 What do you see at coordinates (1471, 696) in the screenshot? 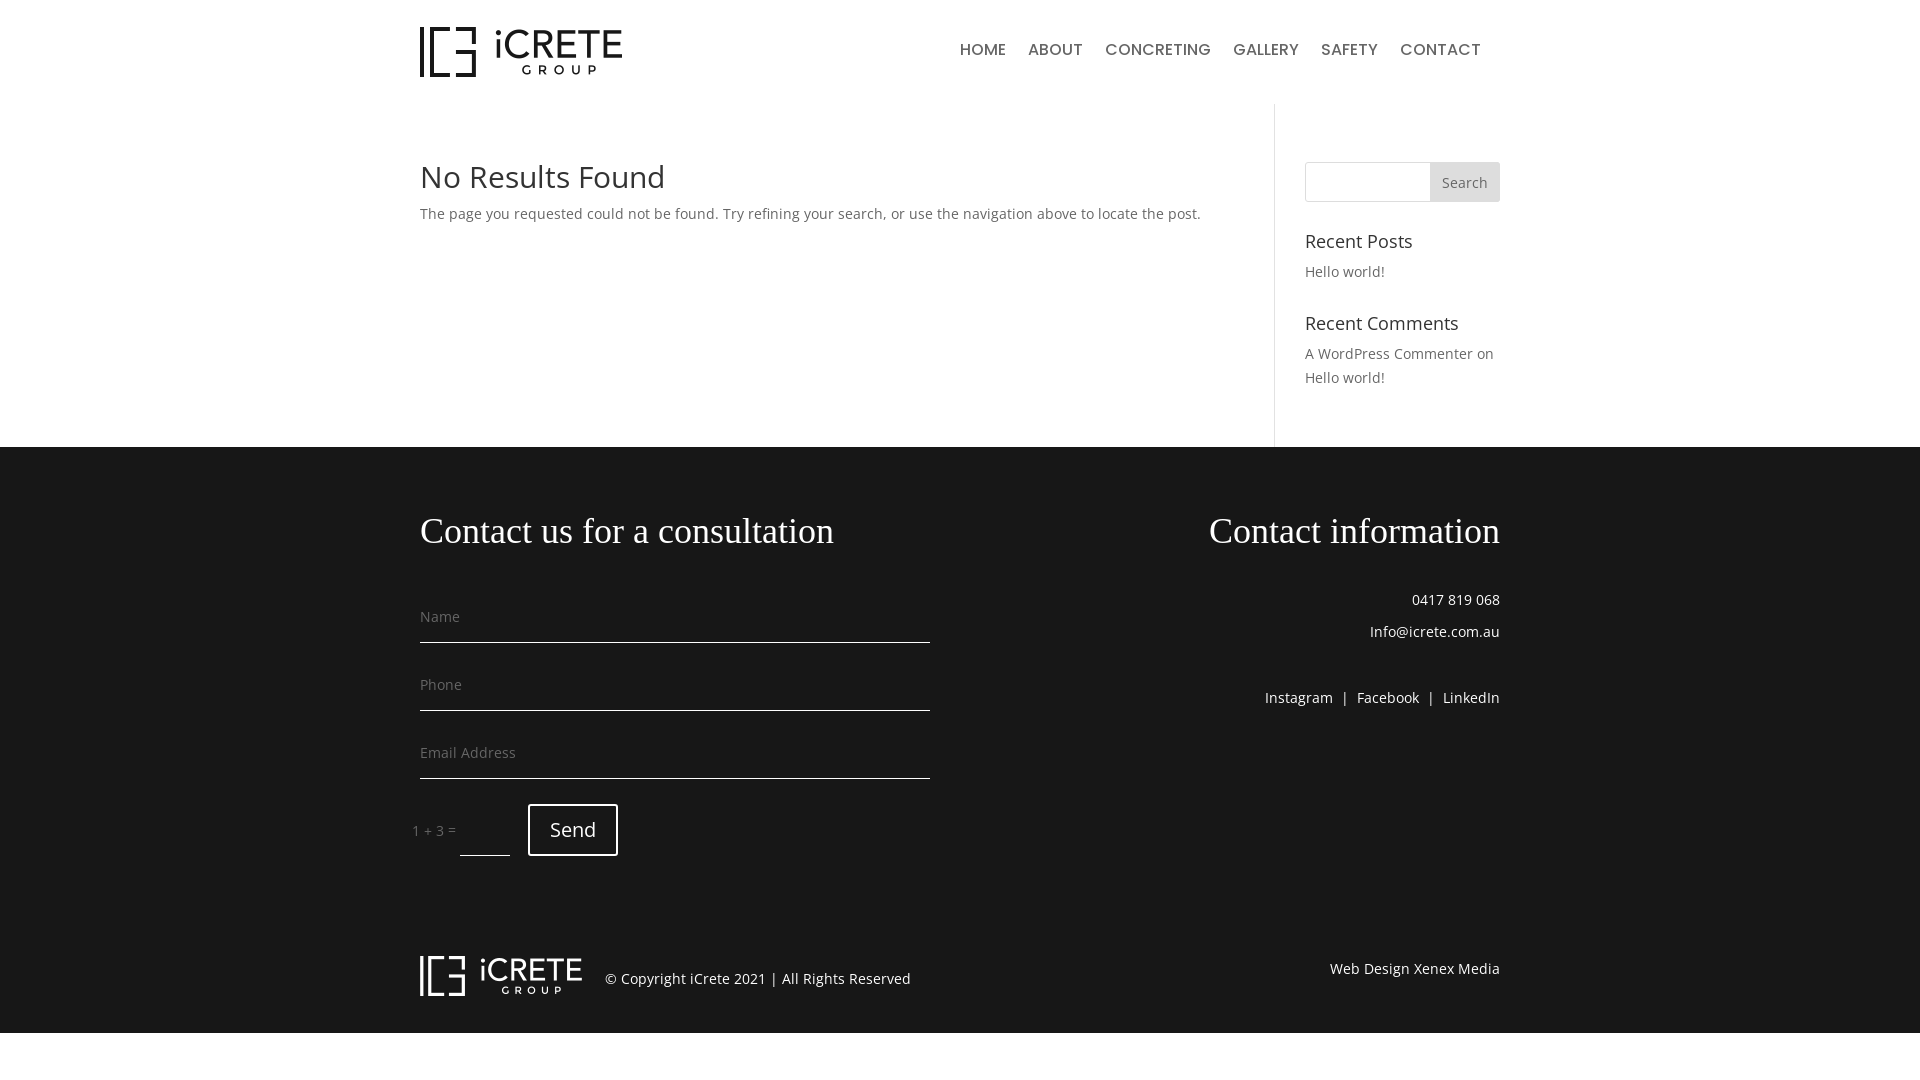
I see `'LinkedIn'` at bounding box center [1471, 696].